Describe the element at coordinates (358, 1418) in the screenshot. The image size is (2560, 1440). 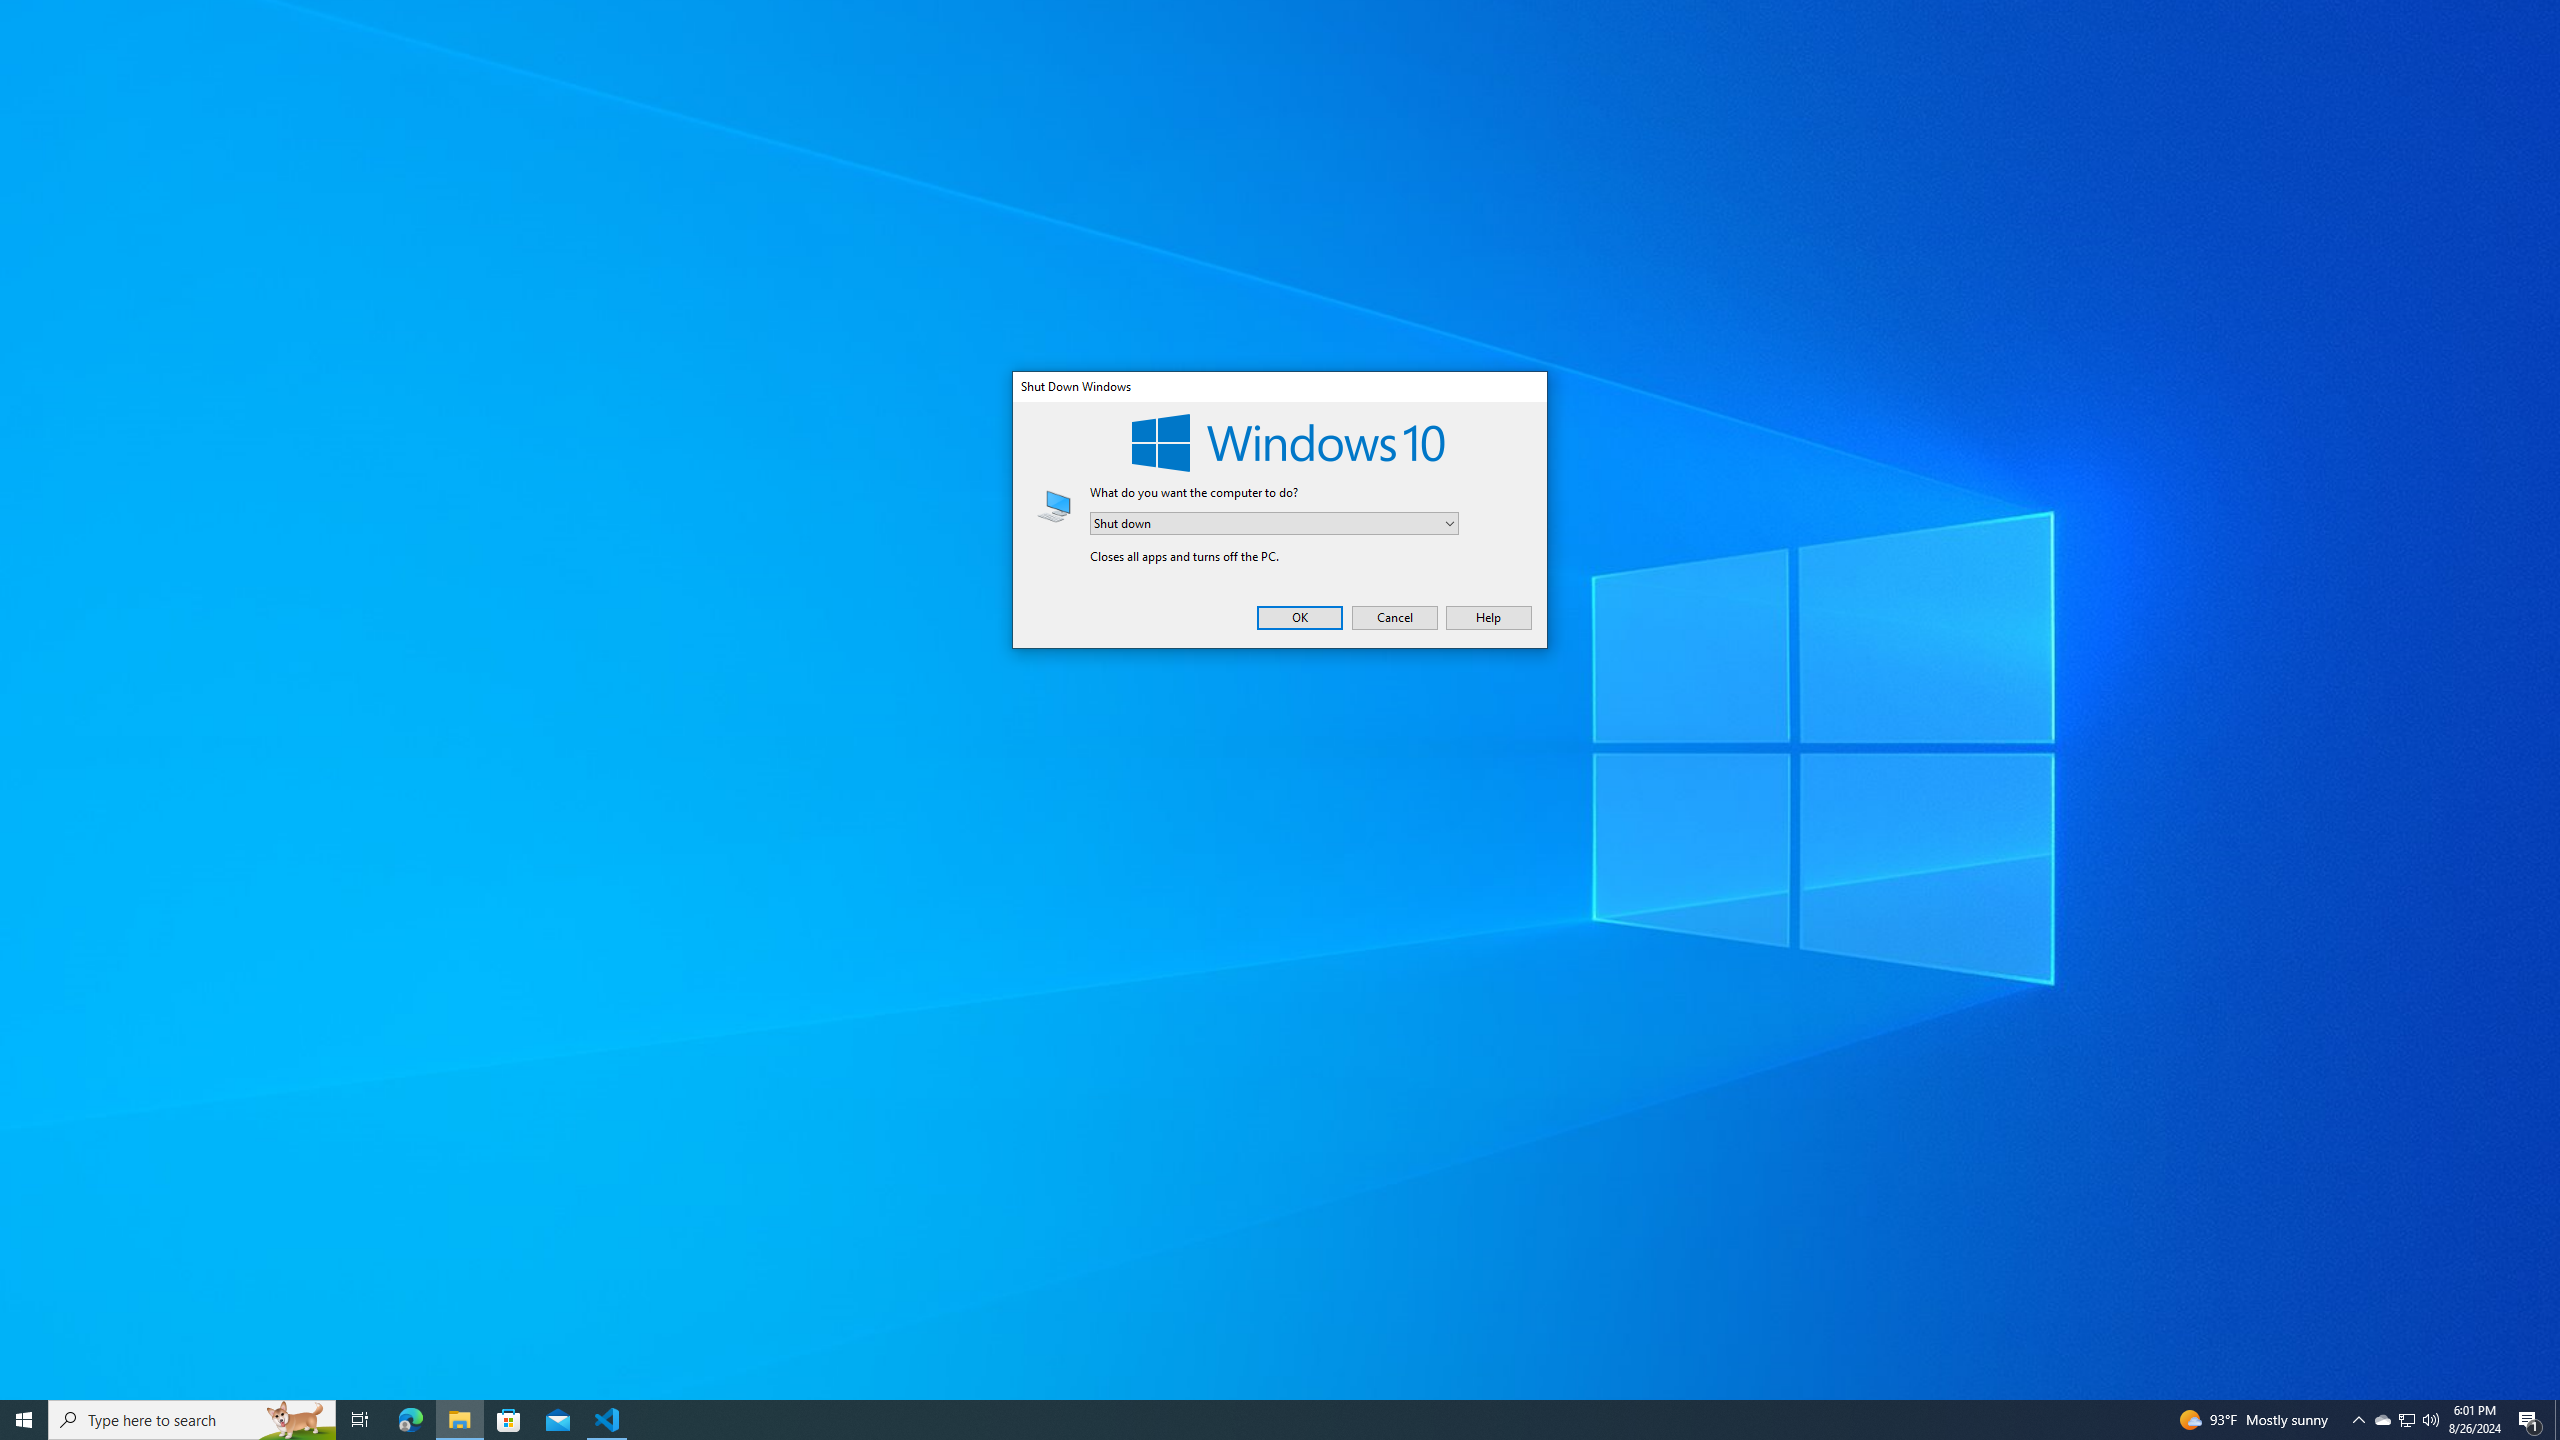
I see `'Microsoft Edge'` at that location.